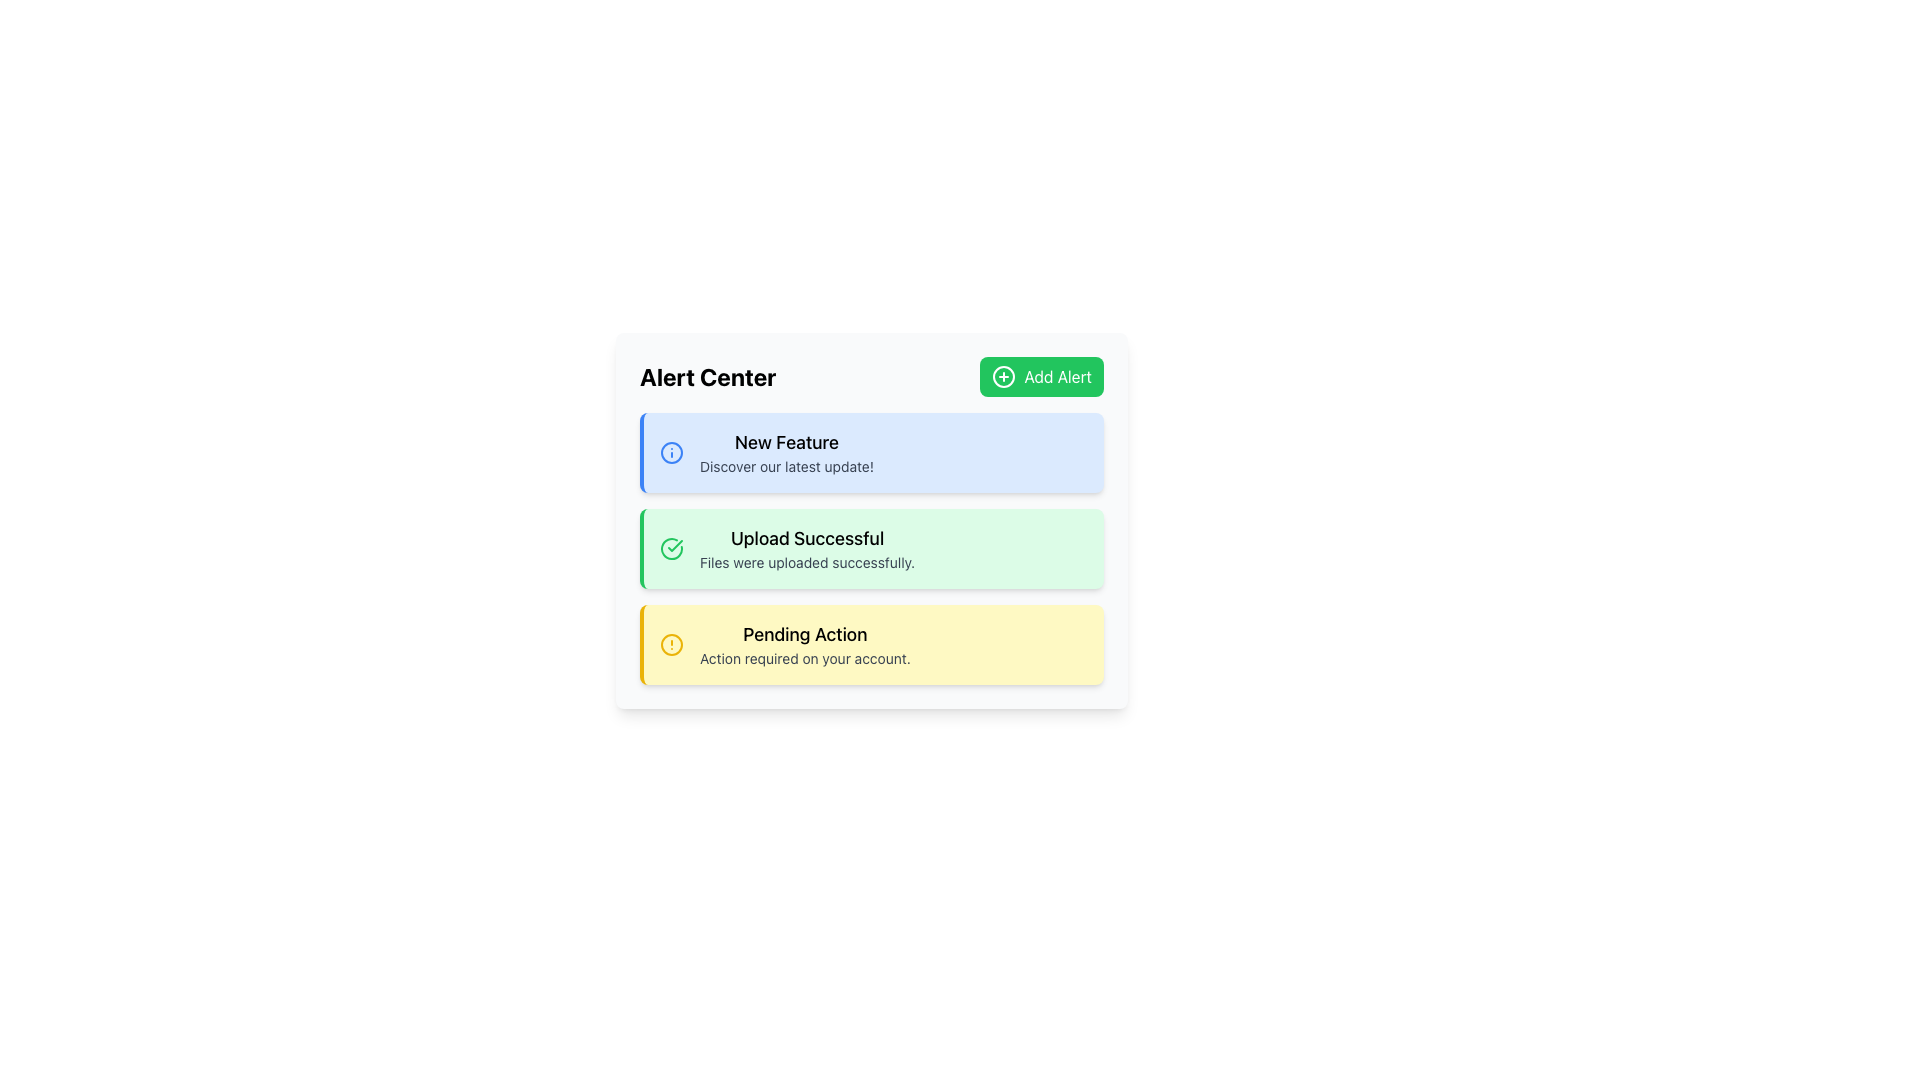 This screenshot has width=1920, height=1080. Describe the element at coordinates (786, 442) in the screenshot. I see `the Text Label that highlights the title of the notification card in the Alert Center, positioned above 'Discover our latest update!'` at that location.